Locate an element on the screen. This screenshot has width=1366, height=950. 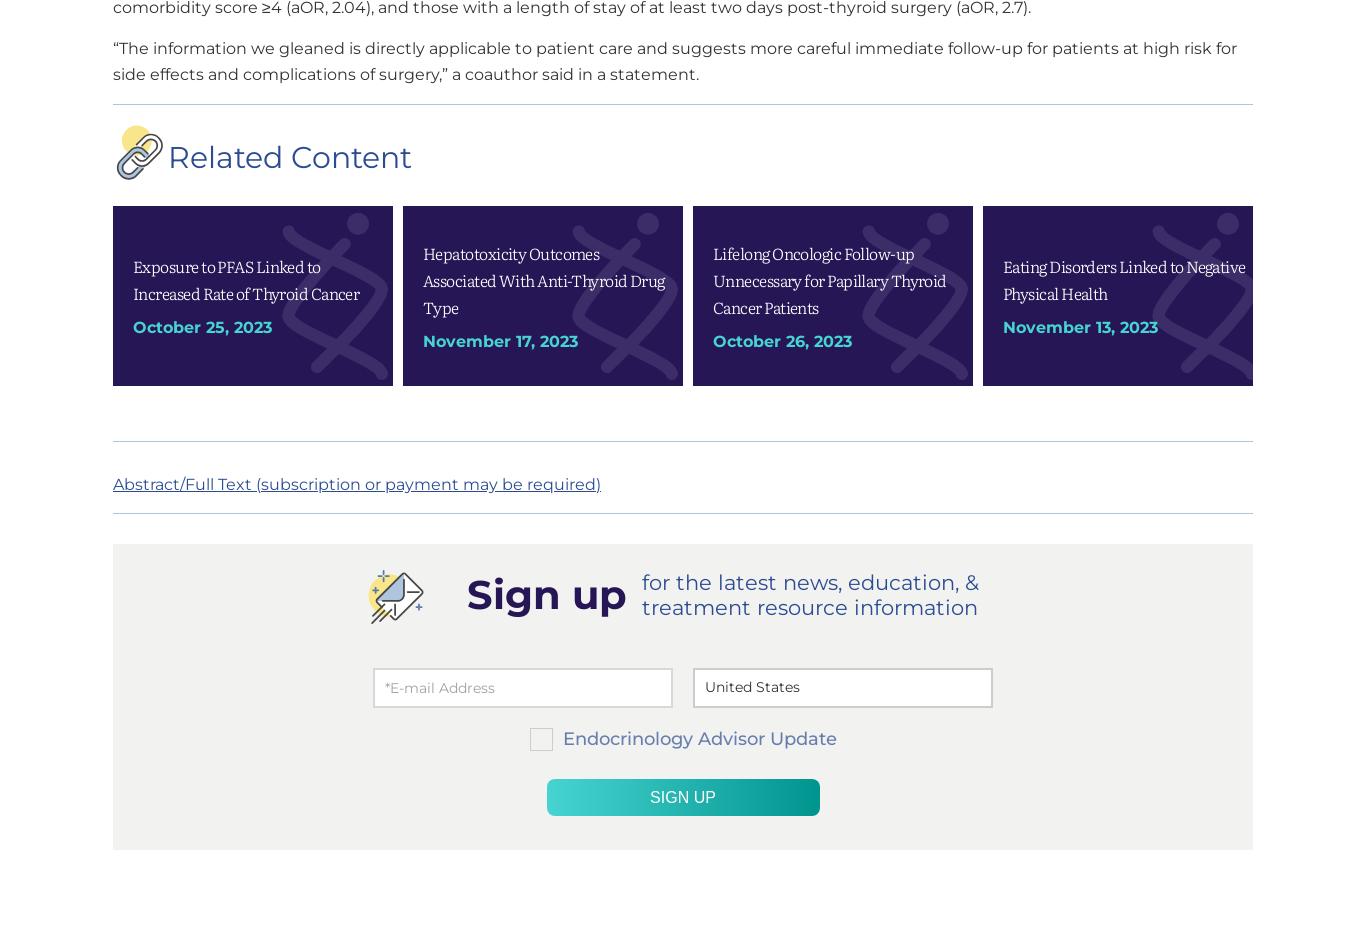
'Hepatotoxicity Outcomes Associated With Anti-Thyroid Drug Type' is located at coordinates (543, 278).